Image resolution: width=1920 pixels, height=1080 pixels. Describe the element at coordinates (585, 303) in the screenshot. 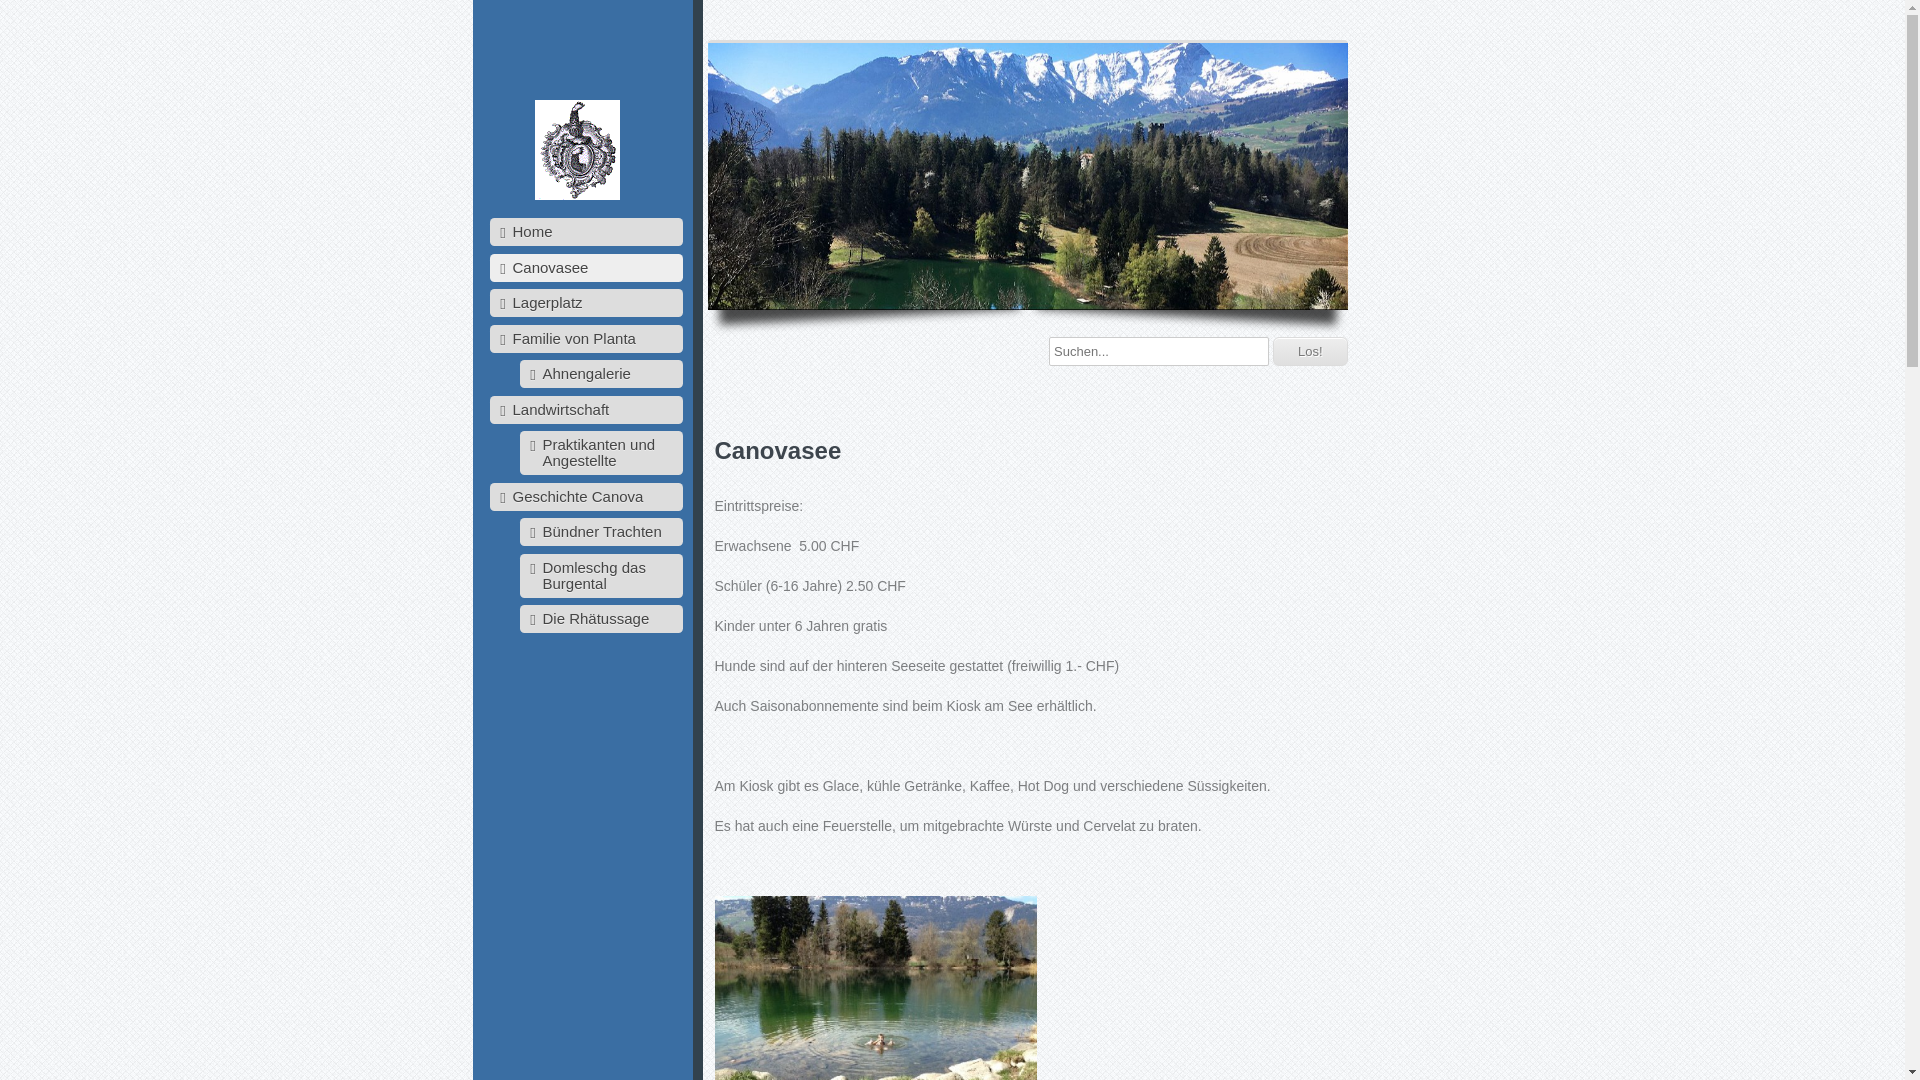

I see `'Lagerplatz'` at that location.